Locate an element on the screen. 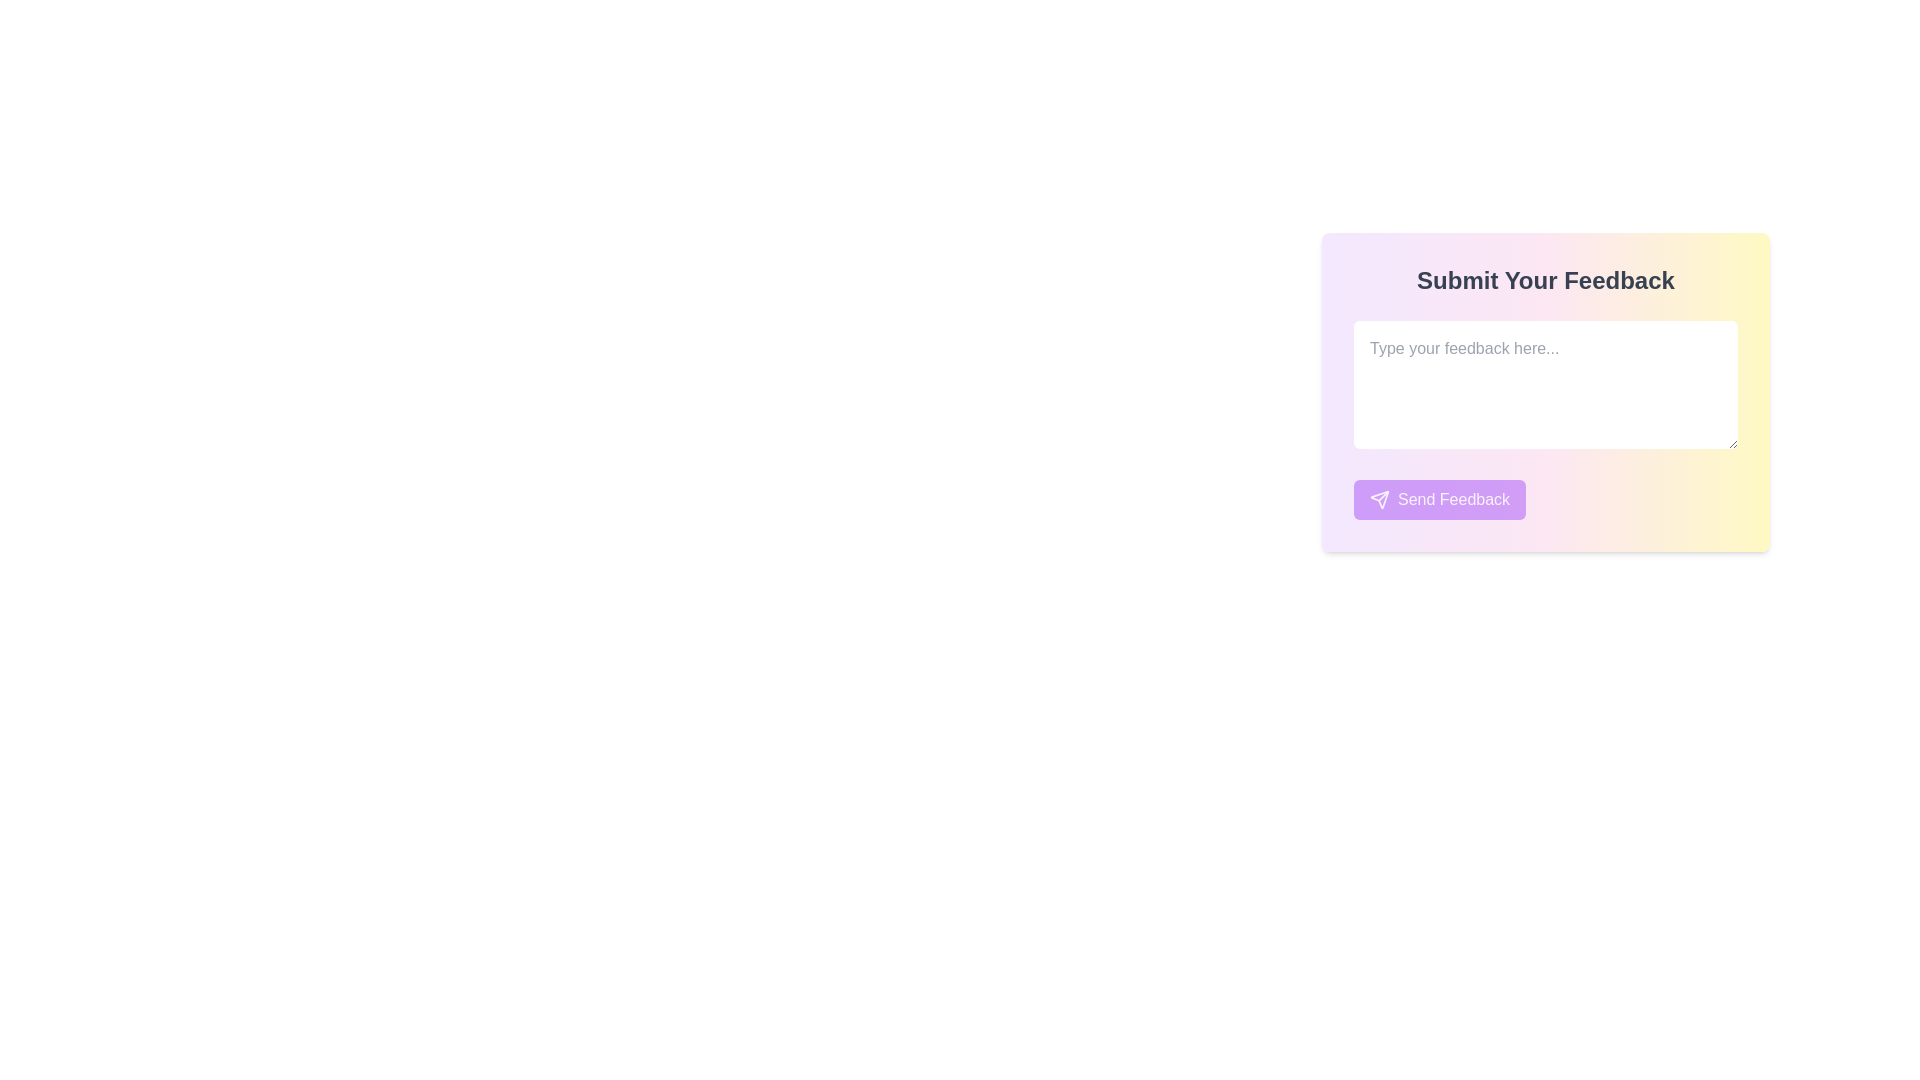 The width and height of the screenshot is (1920, 1080). the decorative icon within the 'Send Feedback' button, located to the left of the button's text is located at coordinates (1379, 499).